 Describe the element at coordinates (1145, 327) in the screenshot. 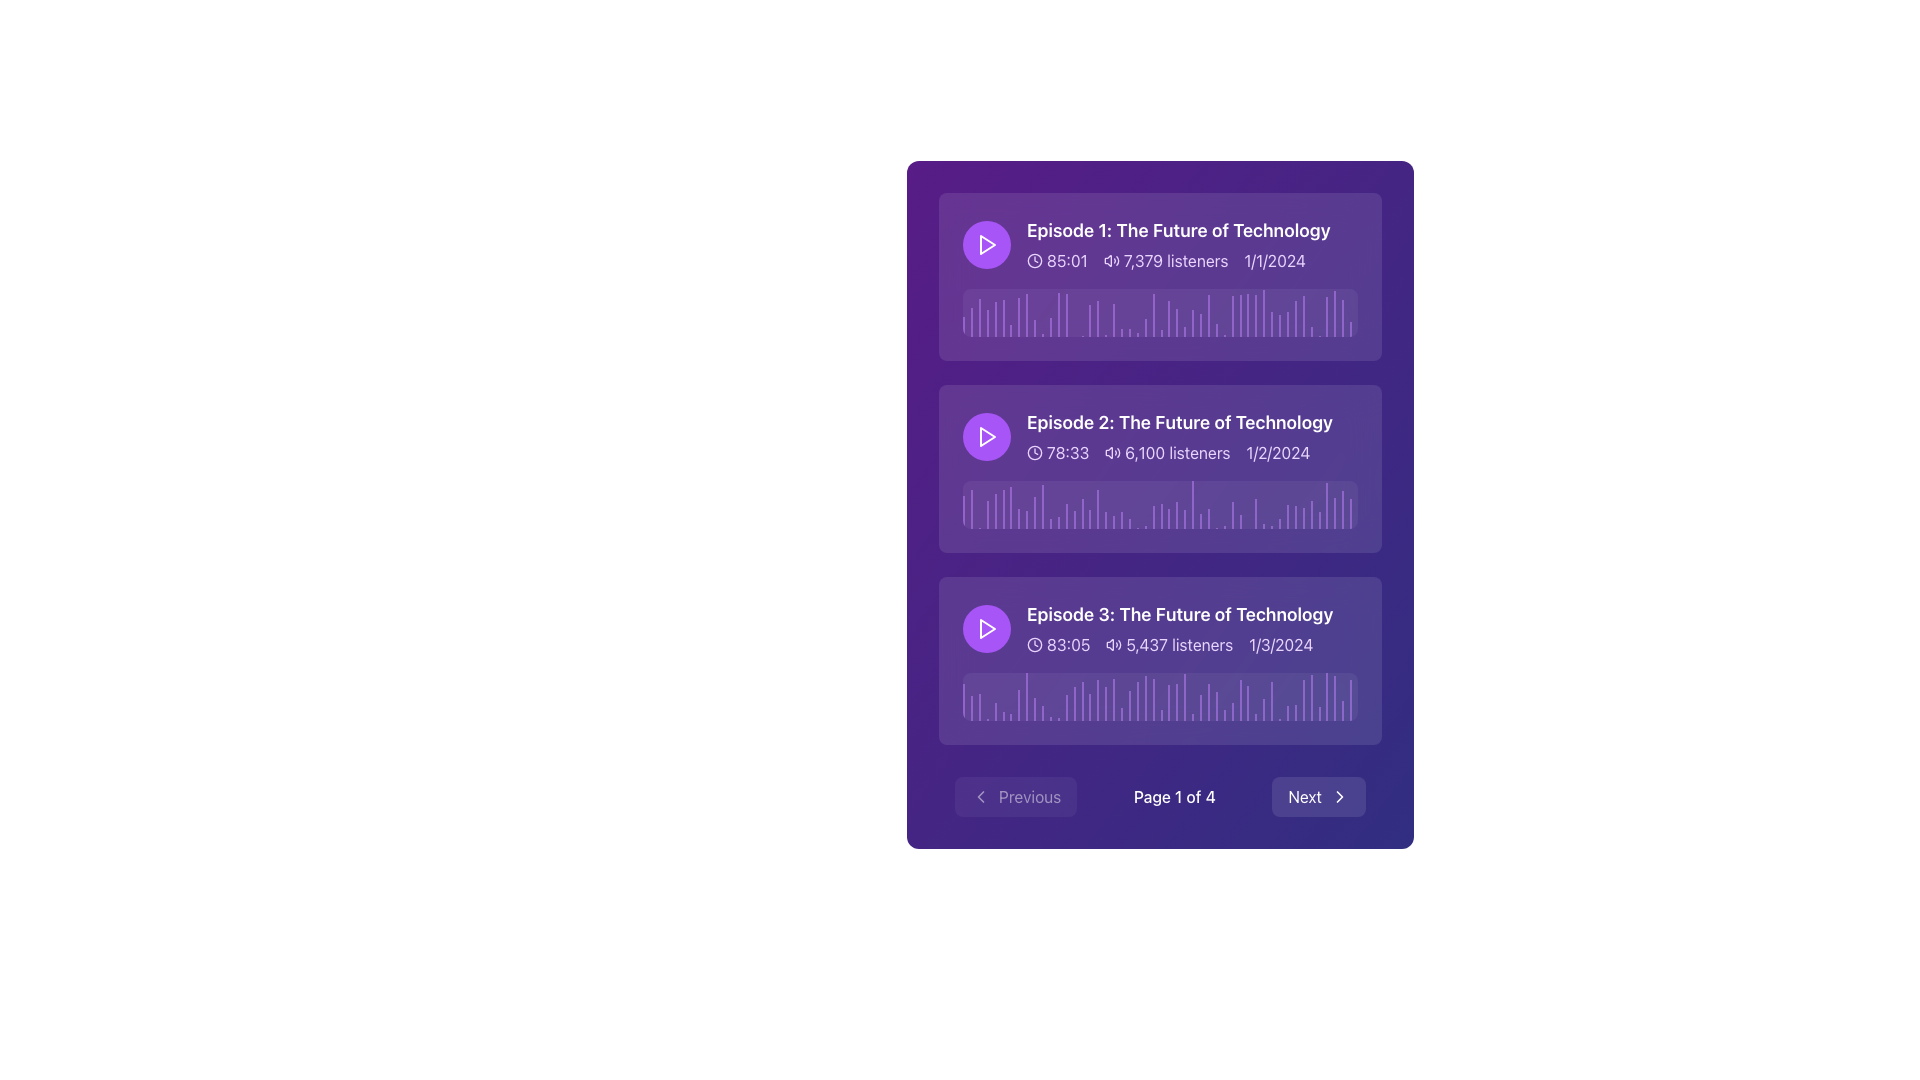

I see `24th vertical line of the audio playback progress bar to check its style properties` at that location.